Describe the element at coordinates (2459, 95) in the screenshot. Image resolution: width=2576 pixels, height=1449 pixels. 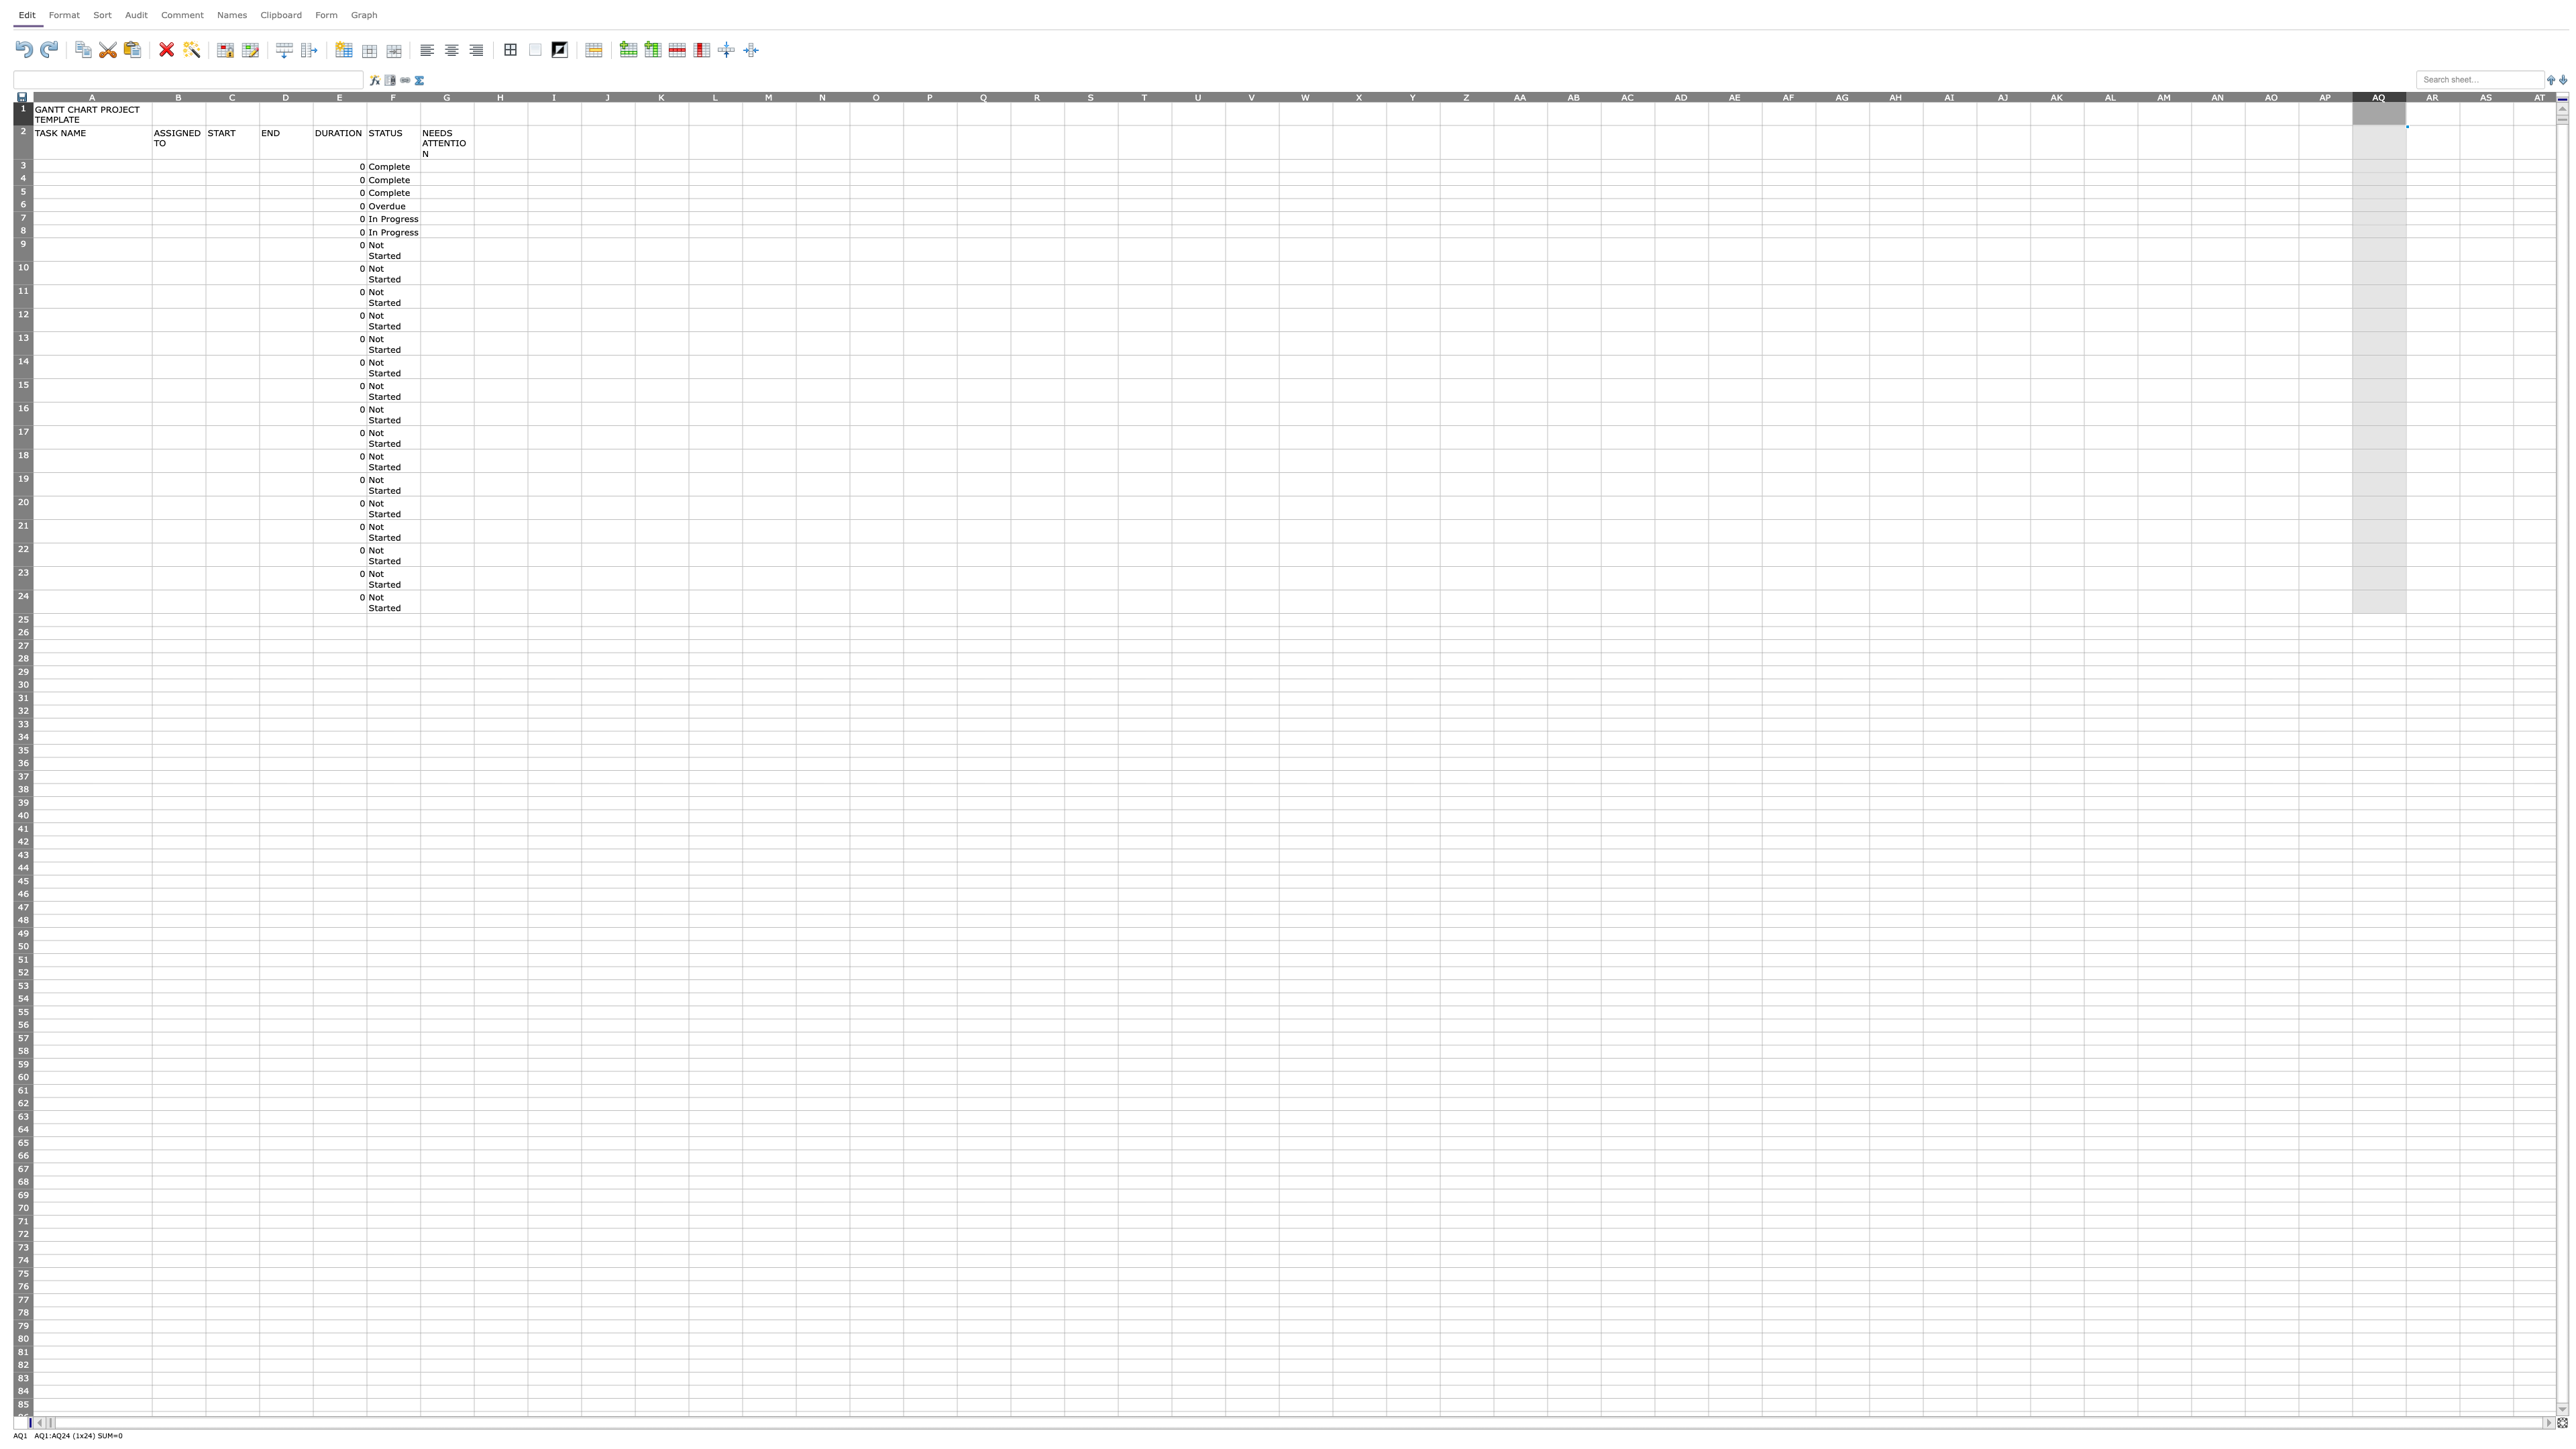
I see `the right edge of column AR, for next step resizing the column` at that location.